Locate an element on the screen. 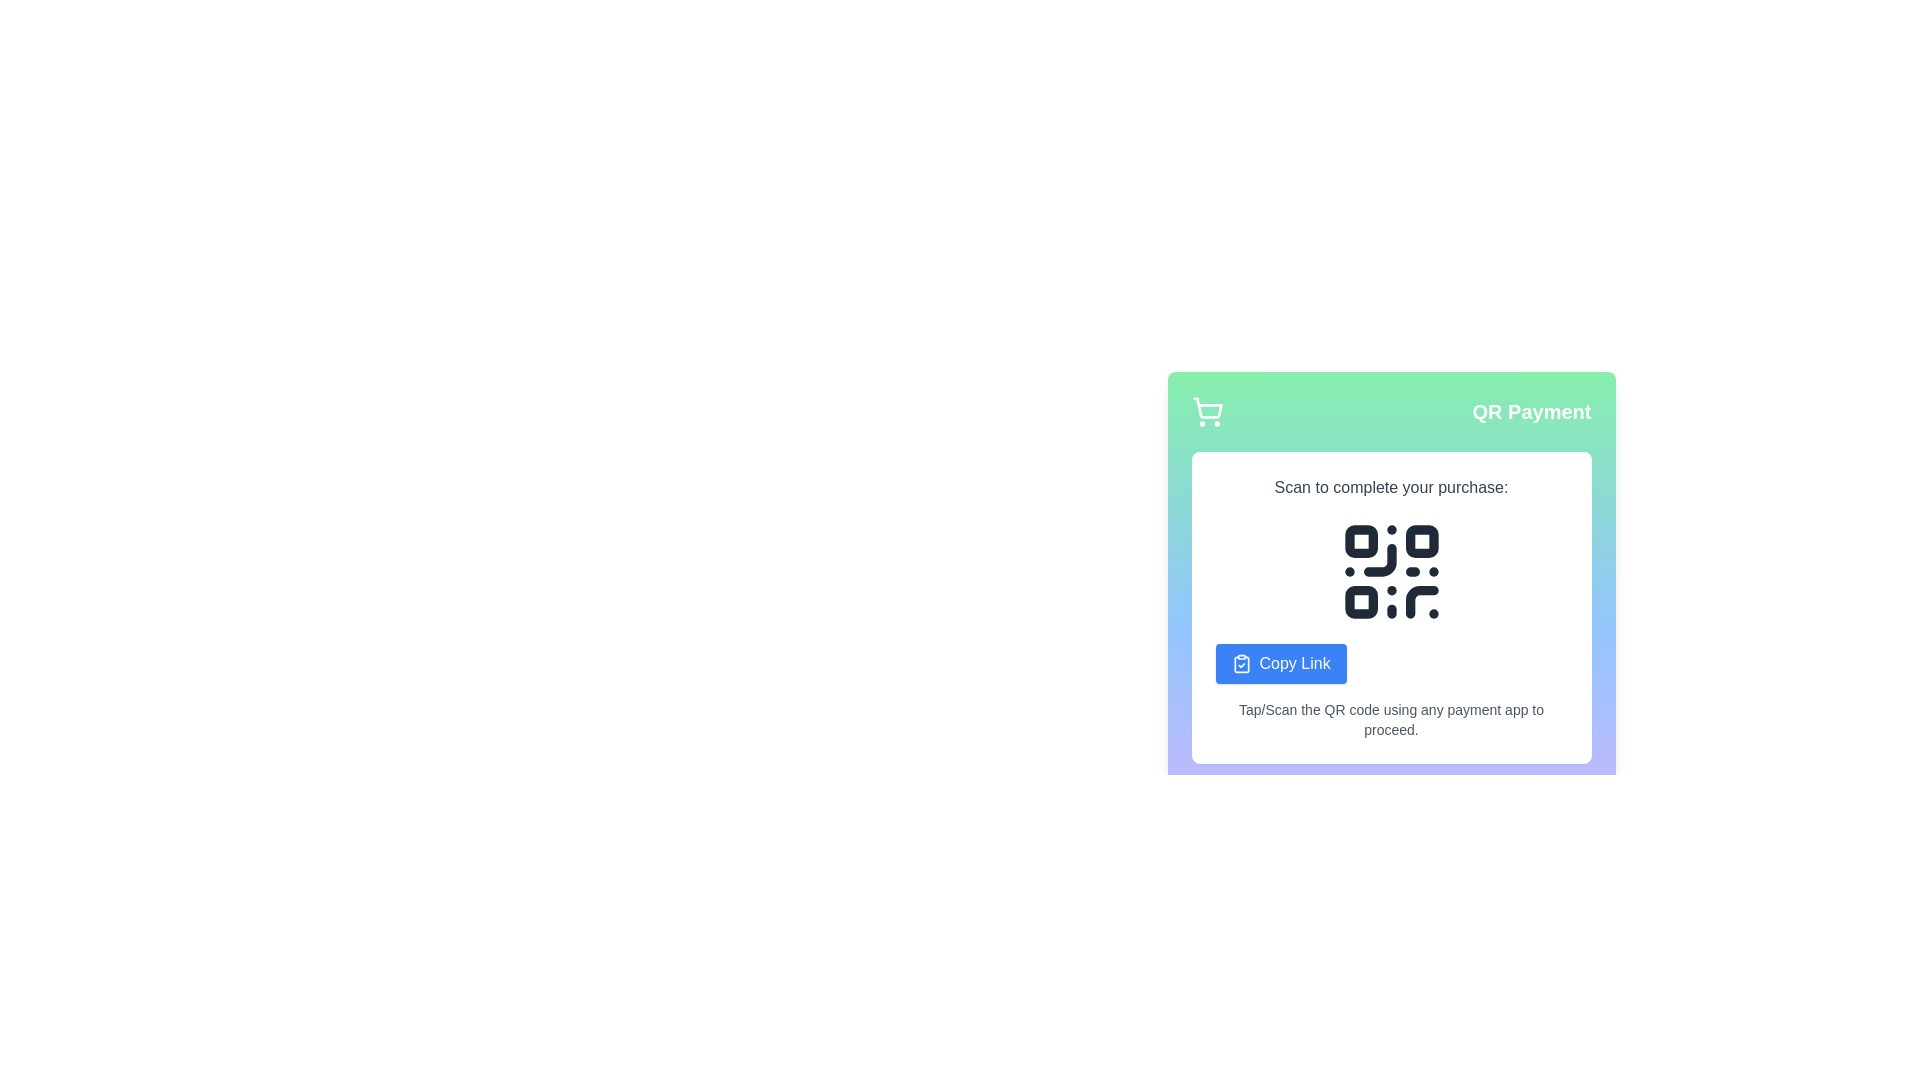 This screenshot has height=1080, width=1920. the small square located in the bottom segment of the top-right dot structure in the QR code, which is the second box among the grouped elements is located at coordinates (1420, 541).